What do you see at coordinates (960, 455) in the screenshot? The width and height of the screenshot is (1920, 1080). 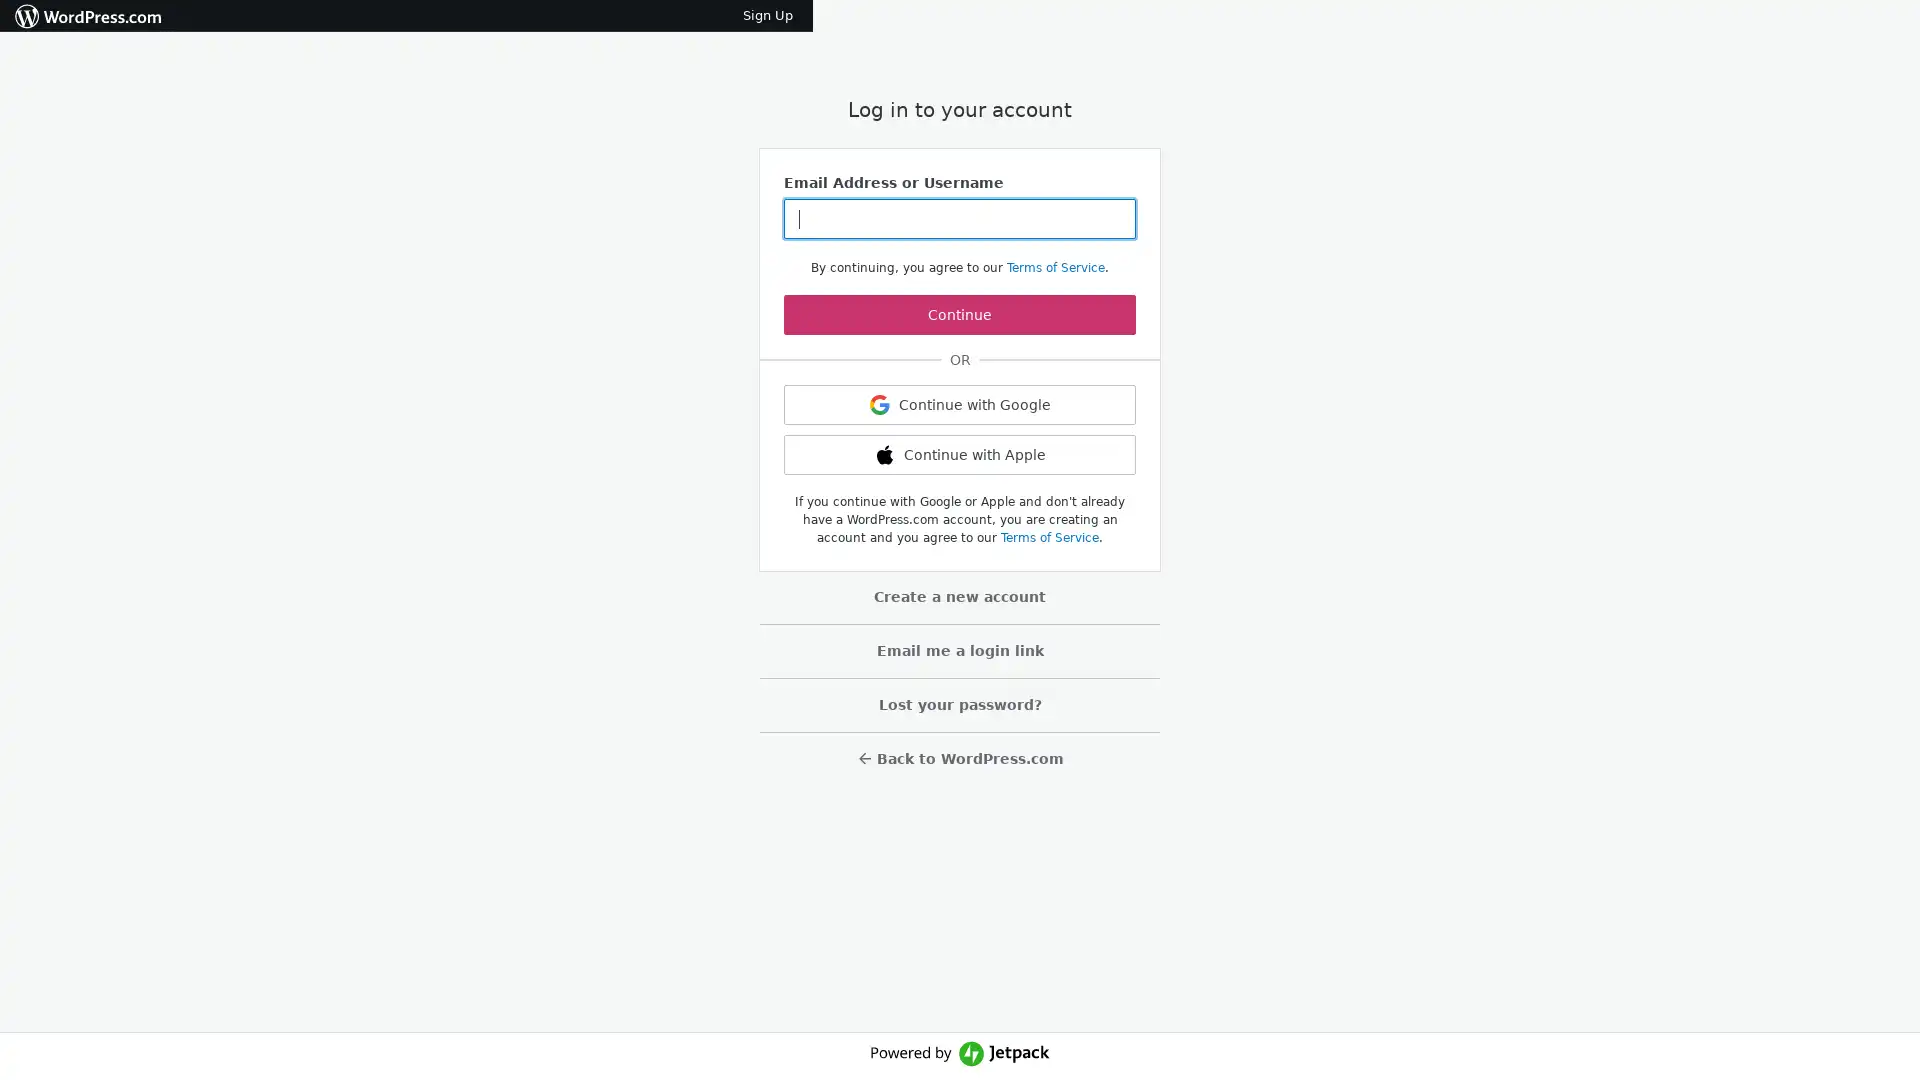 I see `Continue with Apple` at bounding box center [960, 455].